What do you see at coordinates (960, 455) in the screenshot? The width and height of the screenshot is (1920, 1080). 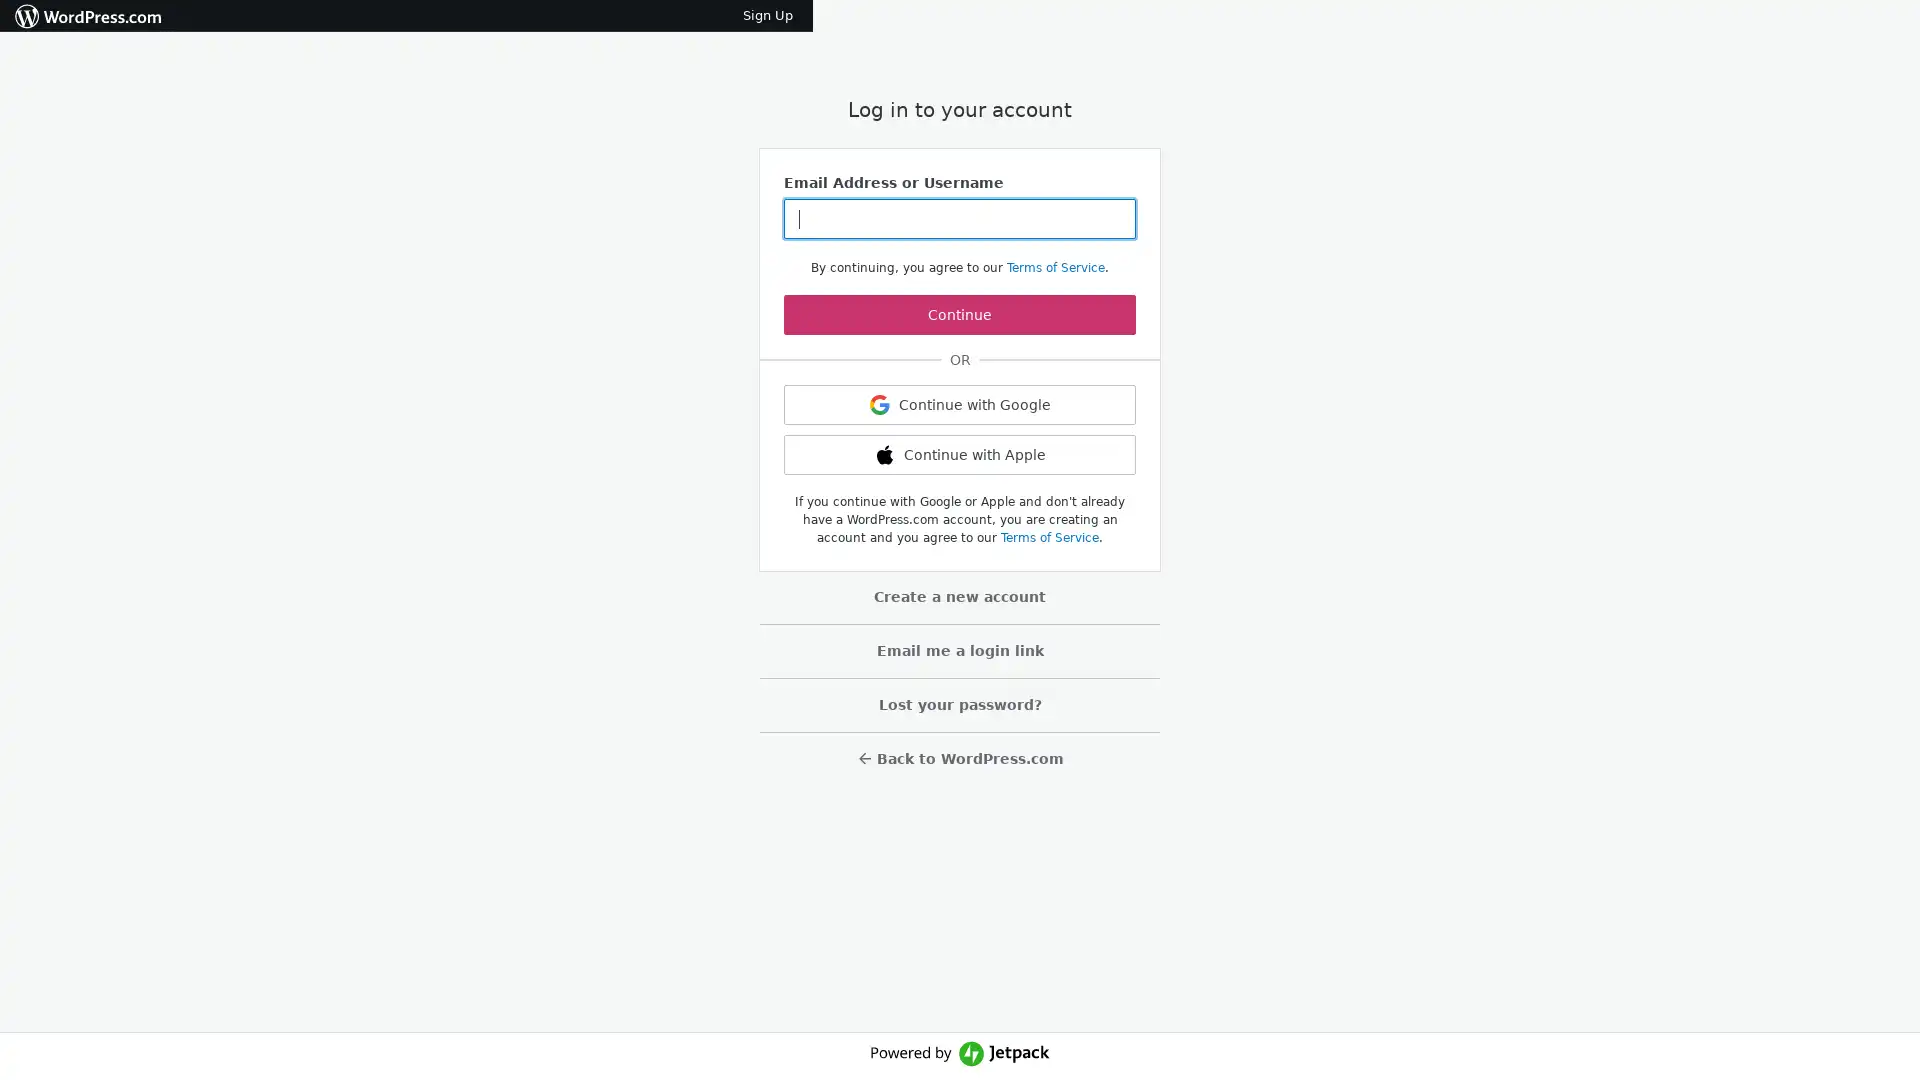 I see `Continue with Apple` at bounding box center [960, 455].